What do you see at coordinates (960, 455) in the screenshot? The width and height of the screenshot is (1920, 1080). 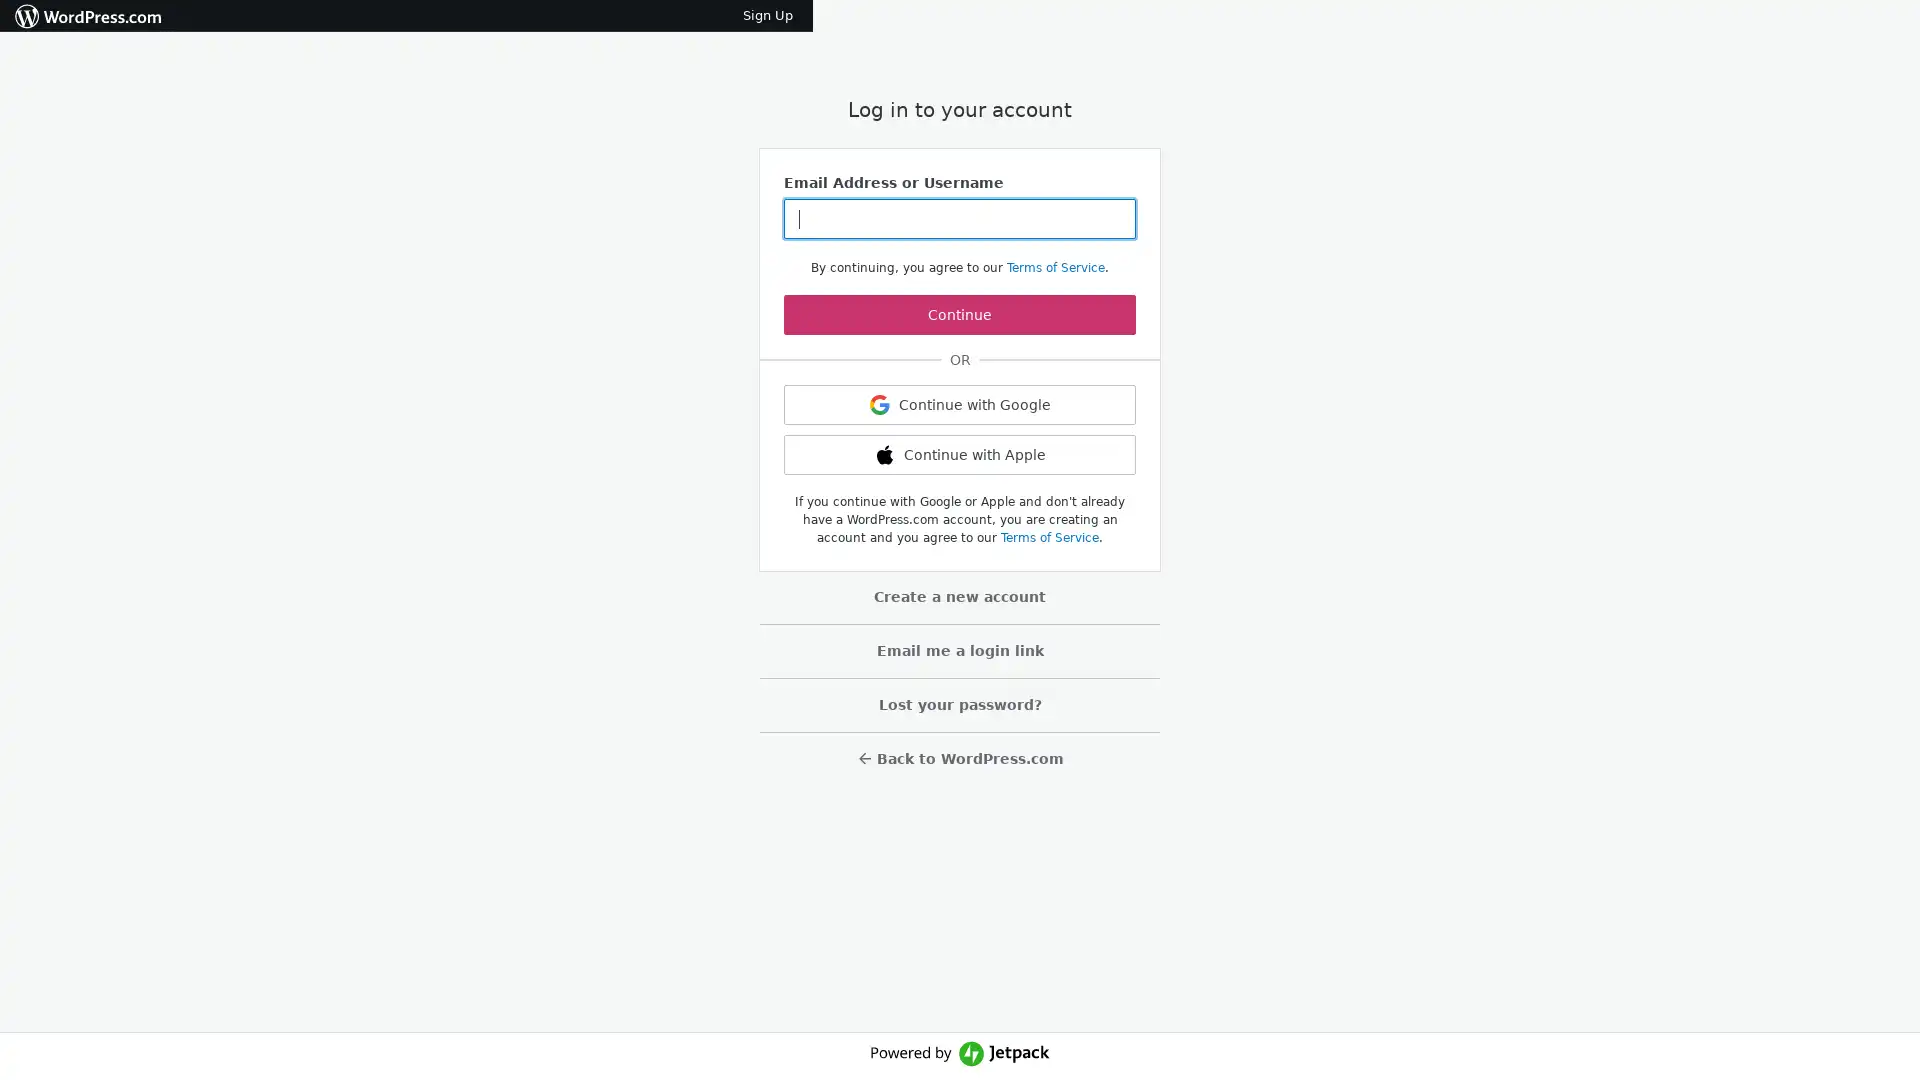 I see `Continue with Apple` at bounding box center [960, 455].